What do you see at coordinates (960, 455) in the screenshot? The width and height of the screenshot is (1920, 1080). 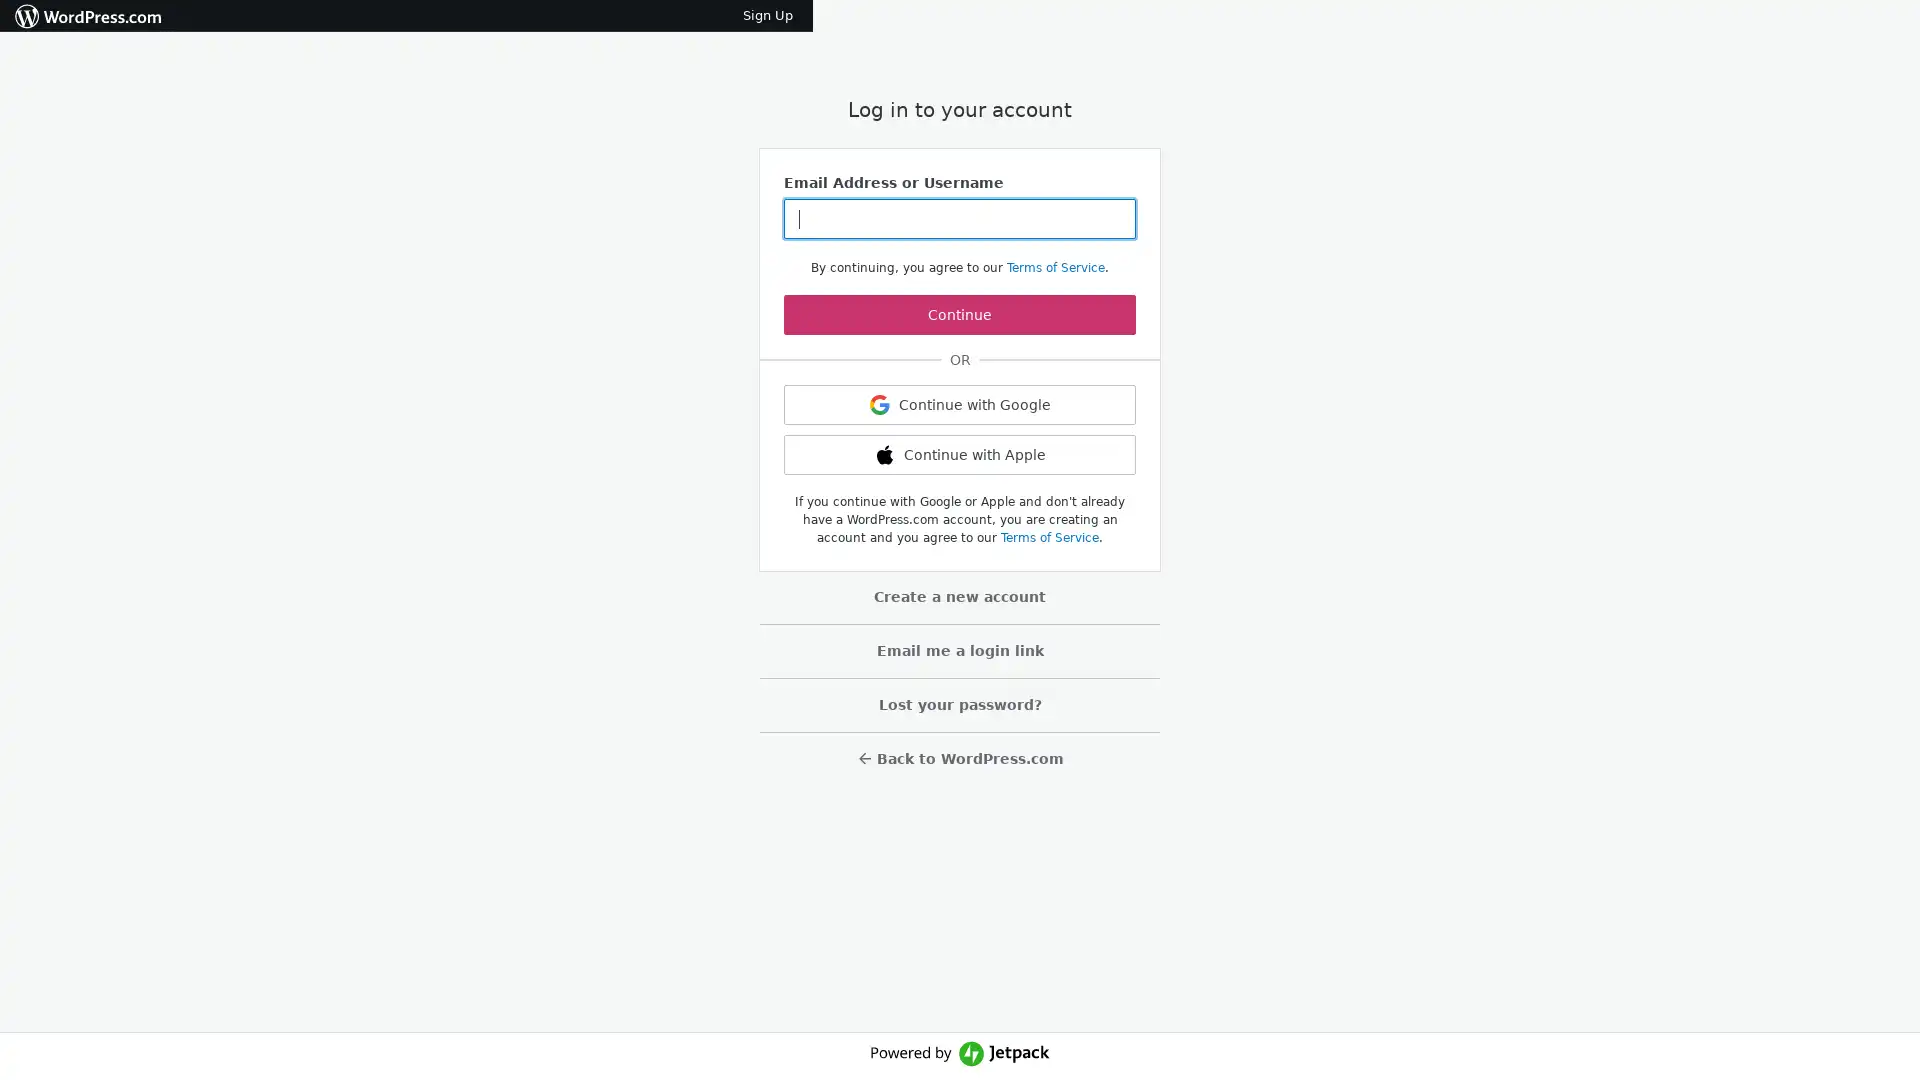 I see `Continue with Apple` at bounding box center [960, 455].